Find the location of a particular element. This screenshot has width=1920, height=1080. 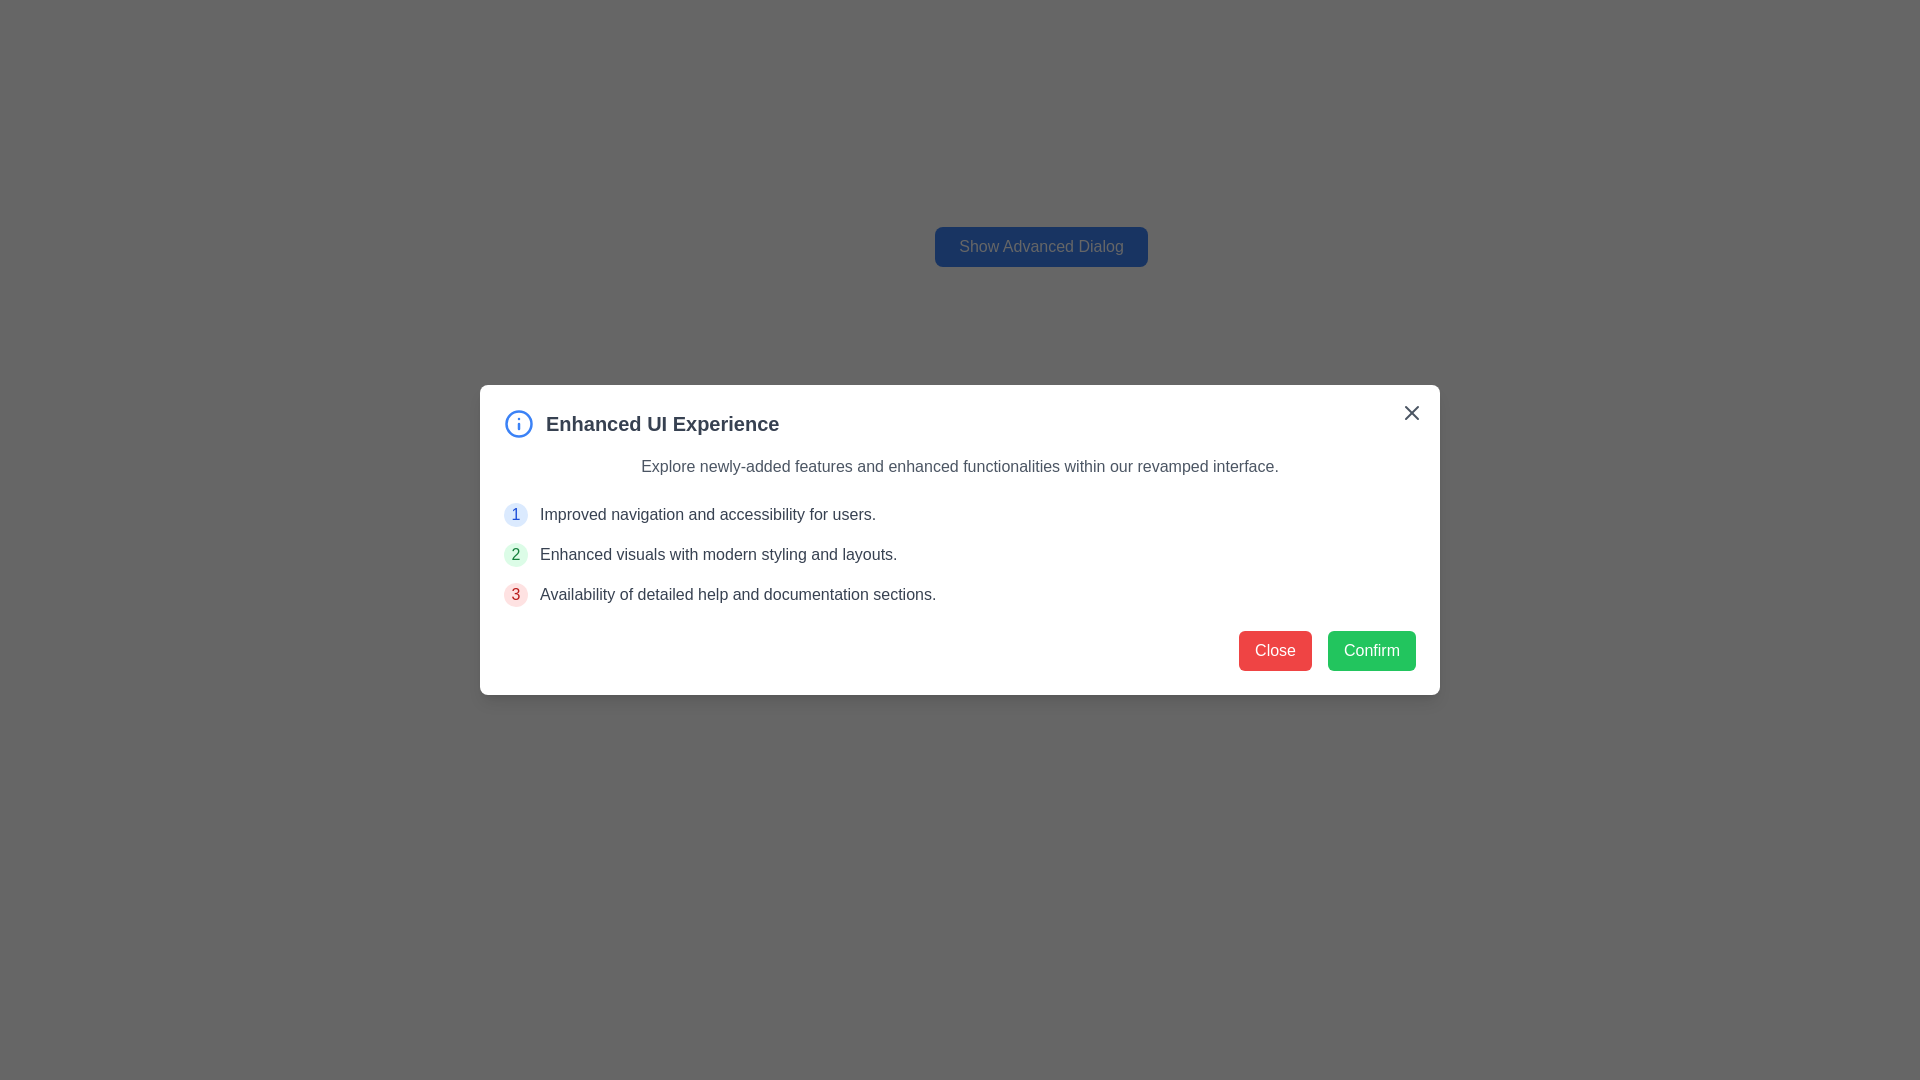

the Bold text heading located near the top-left portion of the modal dialog window, which summarizes the main purpose of the dialog box is located at coordinates (662, 423).